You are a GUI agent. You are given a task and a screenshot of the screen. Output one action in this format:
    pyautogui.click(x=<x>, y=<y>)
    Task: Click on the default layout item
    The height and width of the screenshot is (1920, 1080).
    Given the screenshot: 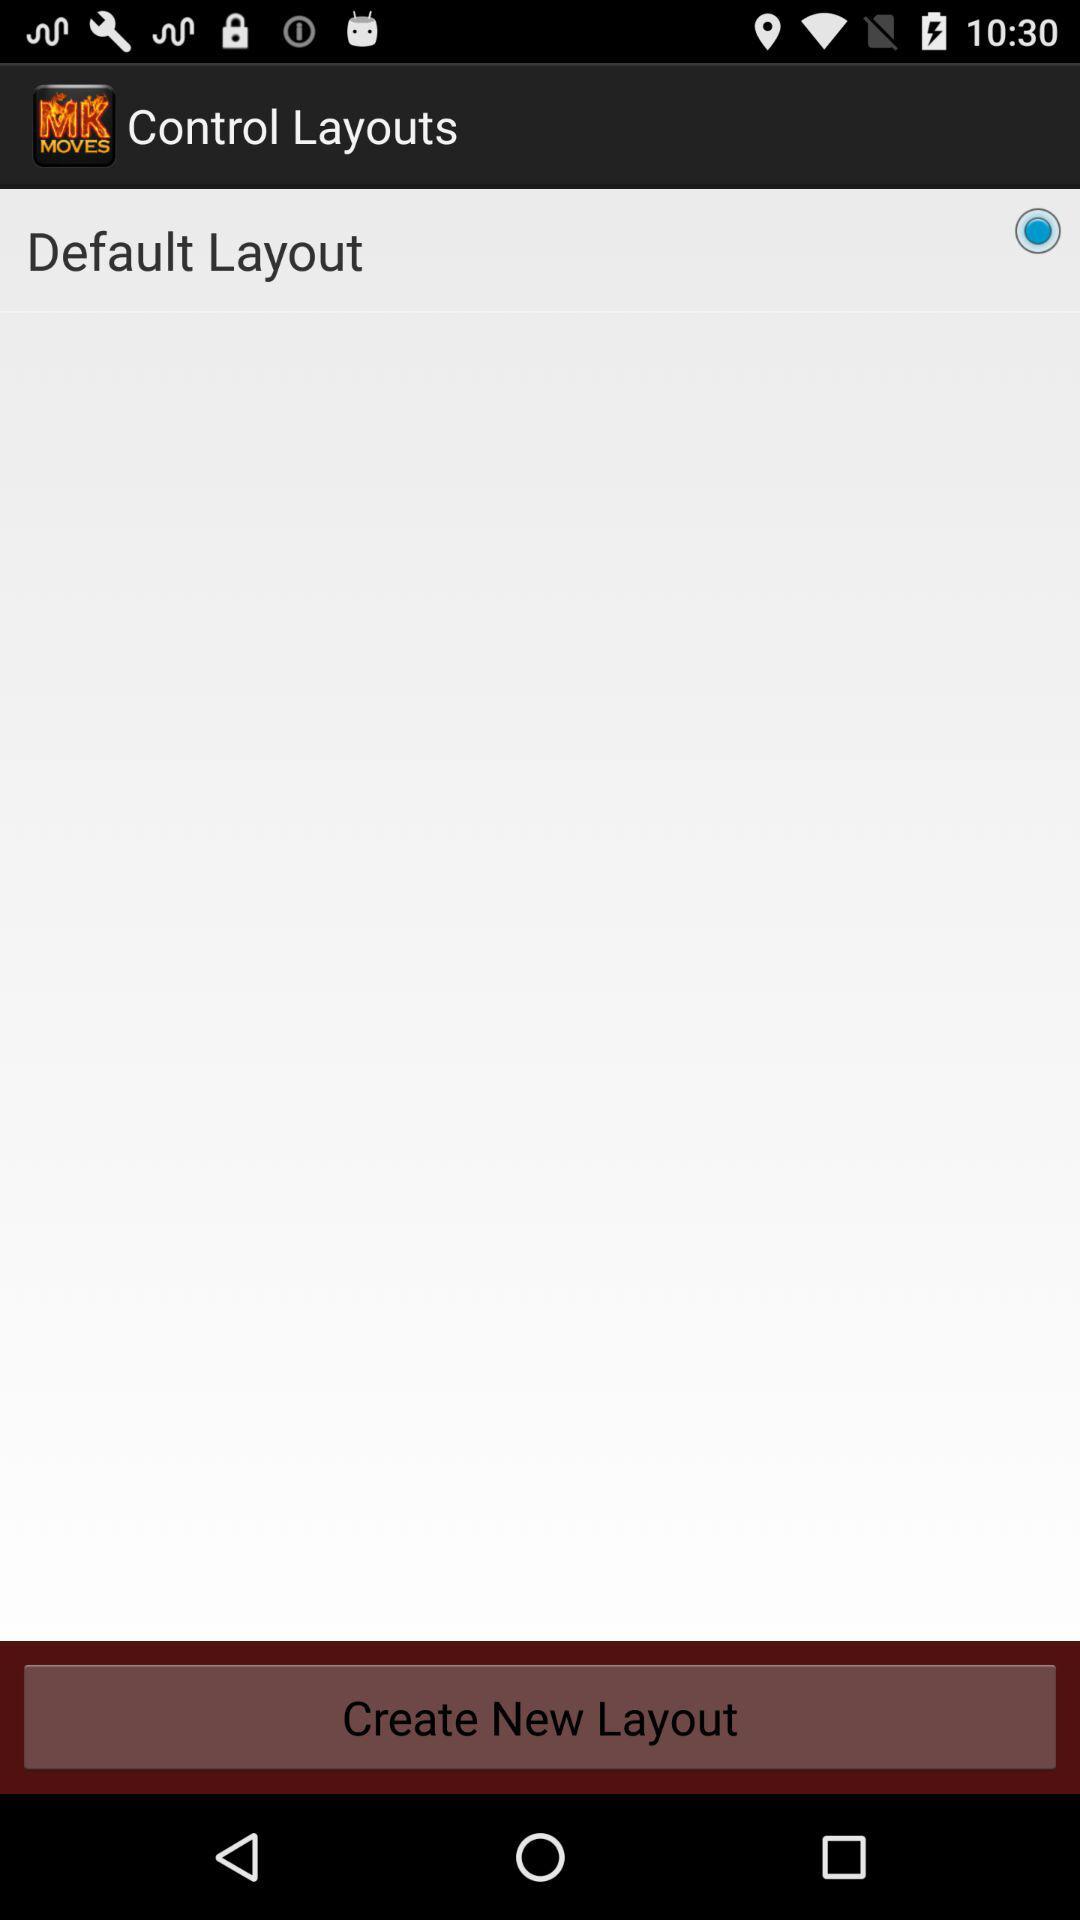 What is the action you would take?
    pyautogui.click(x=540, y=249)
    